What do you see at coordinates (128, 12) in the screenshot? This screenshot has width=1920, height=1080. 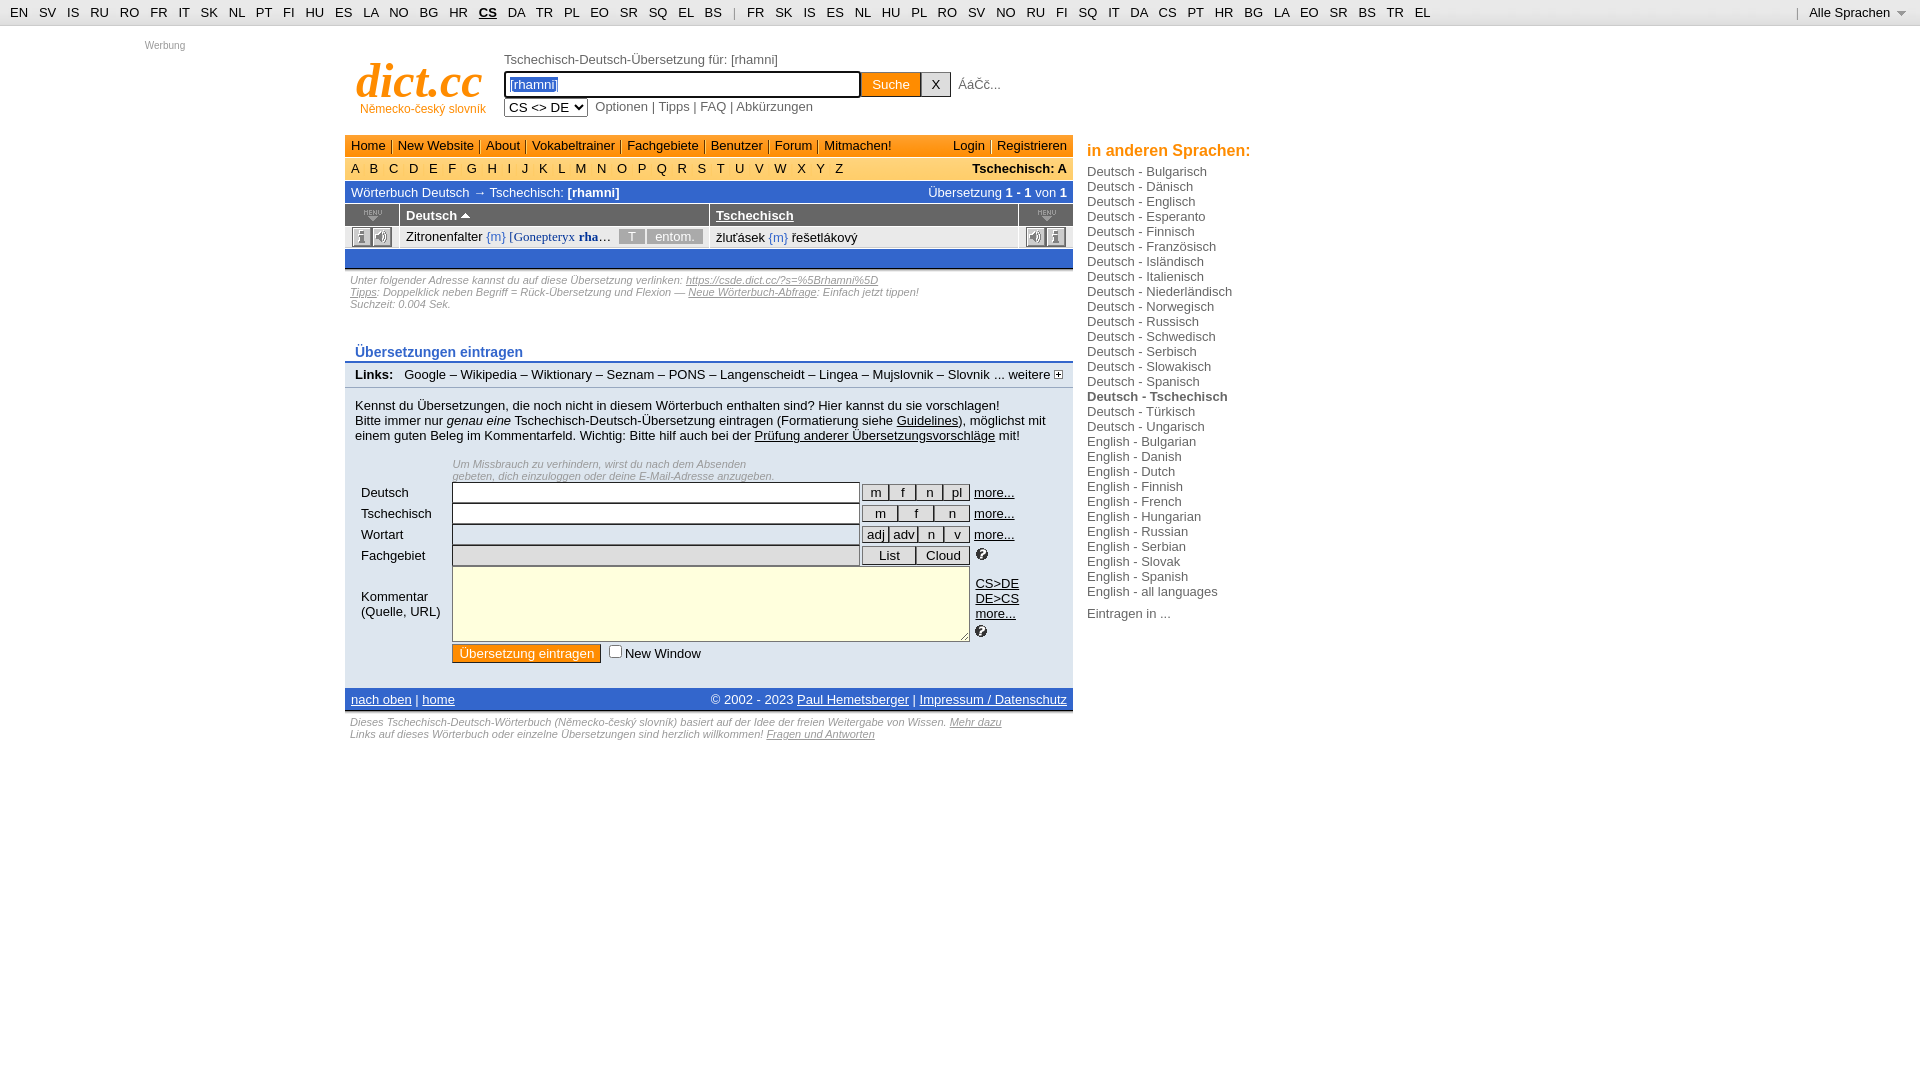 I see `'RO'` at bounding box center [128, 12].